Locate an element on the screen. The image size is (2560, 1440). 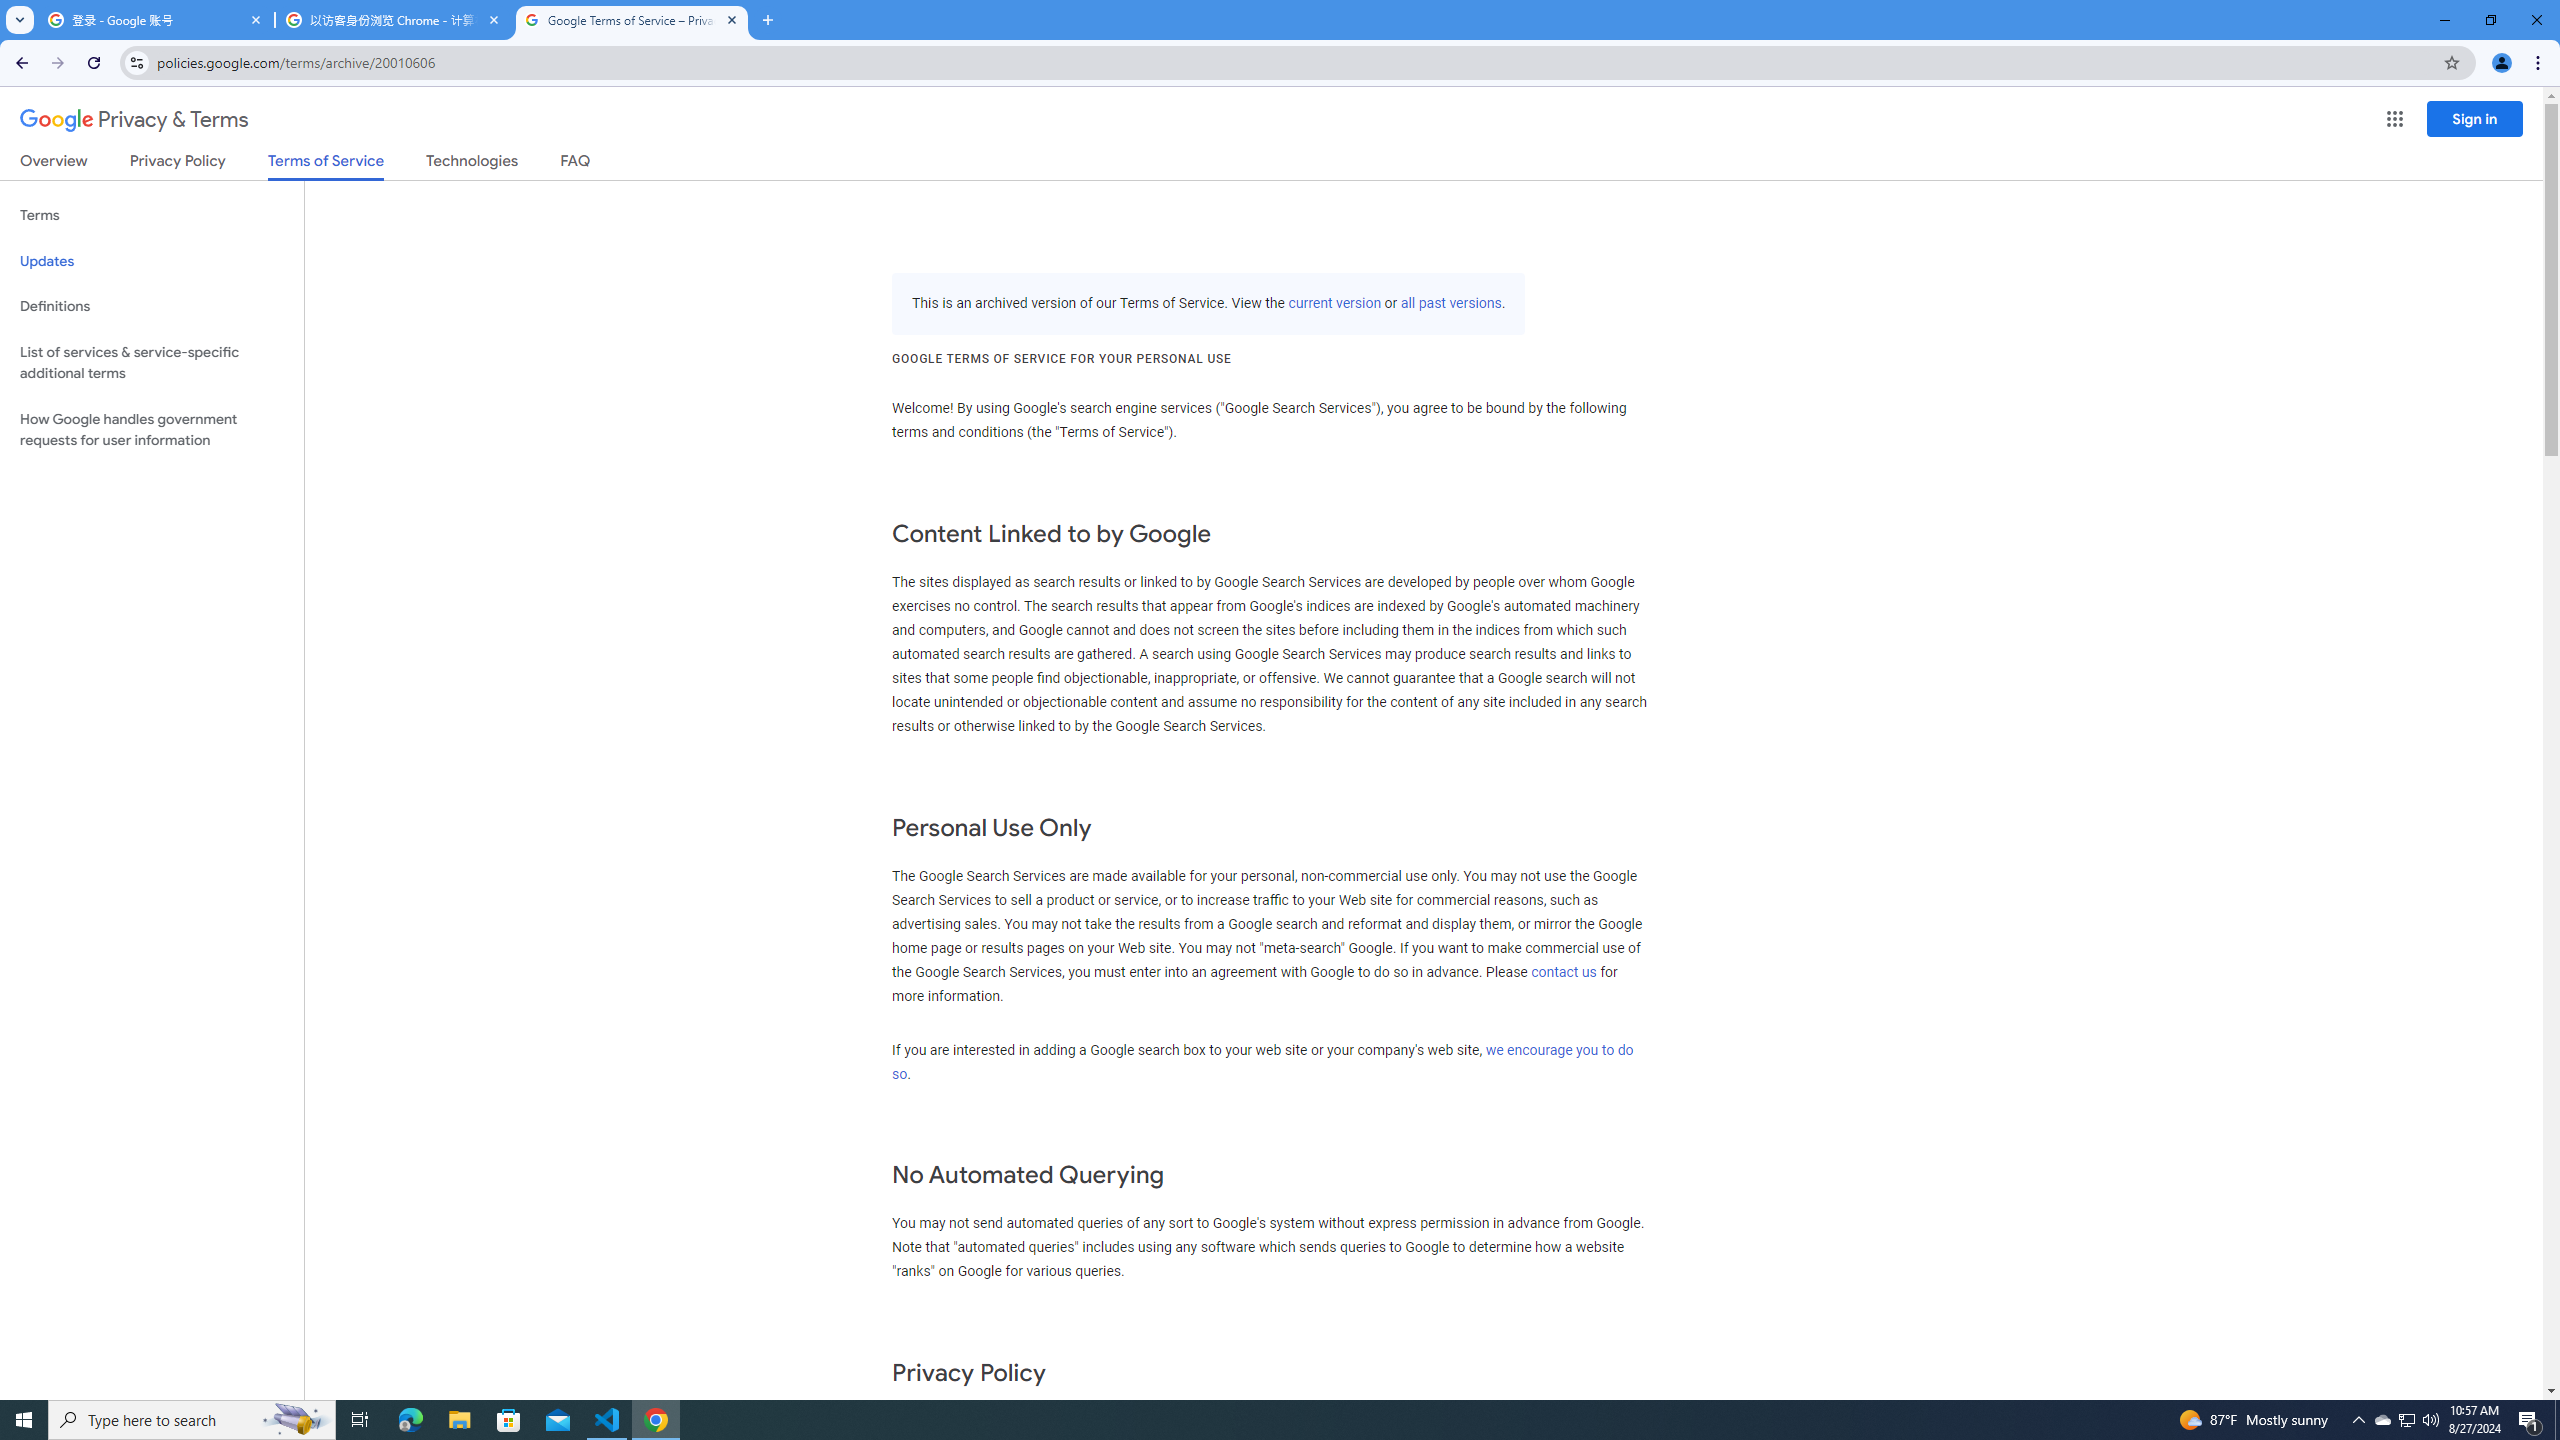
'all past versions' is located at coordinates (1451, 302).